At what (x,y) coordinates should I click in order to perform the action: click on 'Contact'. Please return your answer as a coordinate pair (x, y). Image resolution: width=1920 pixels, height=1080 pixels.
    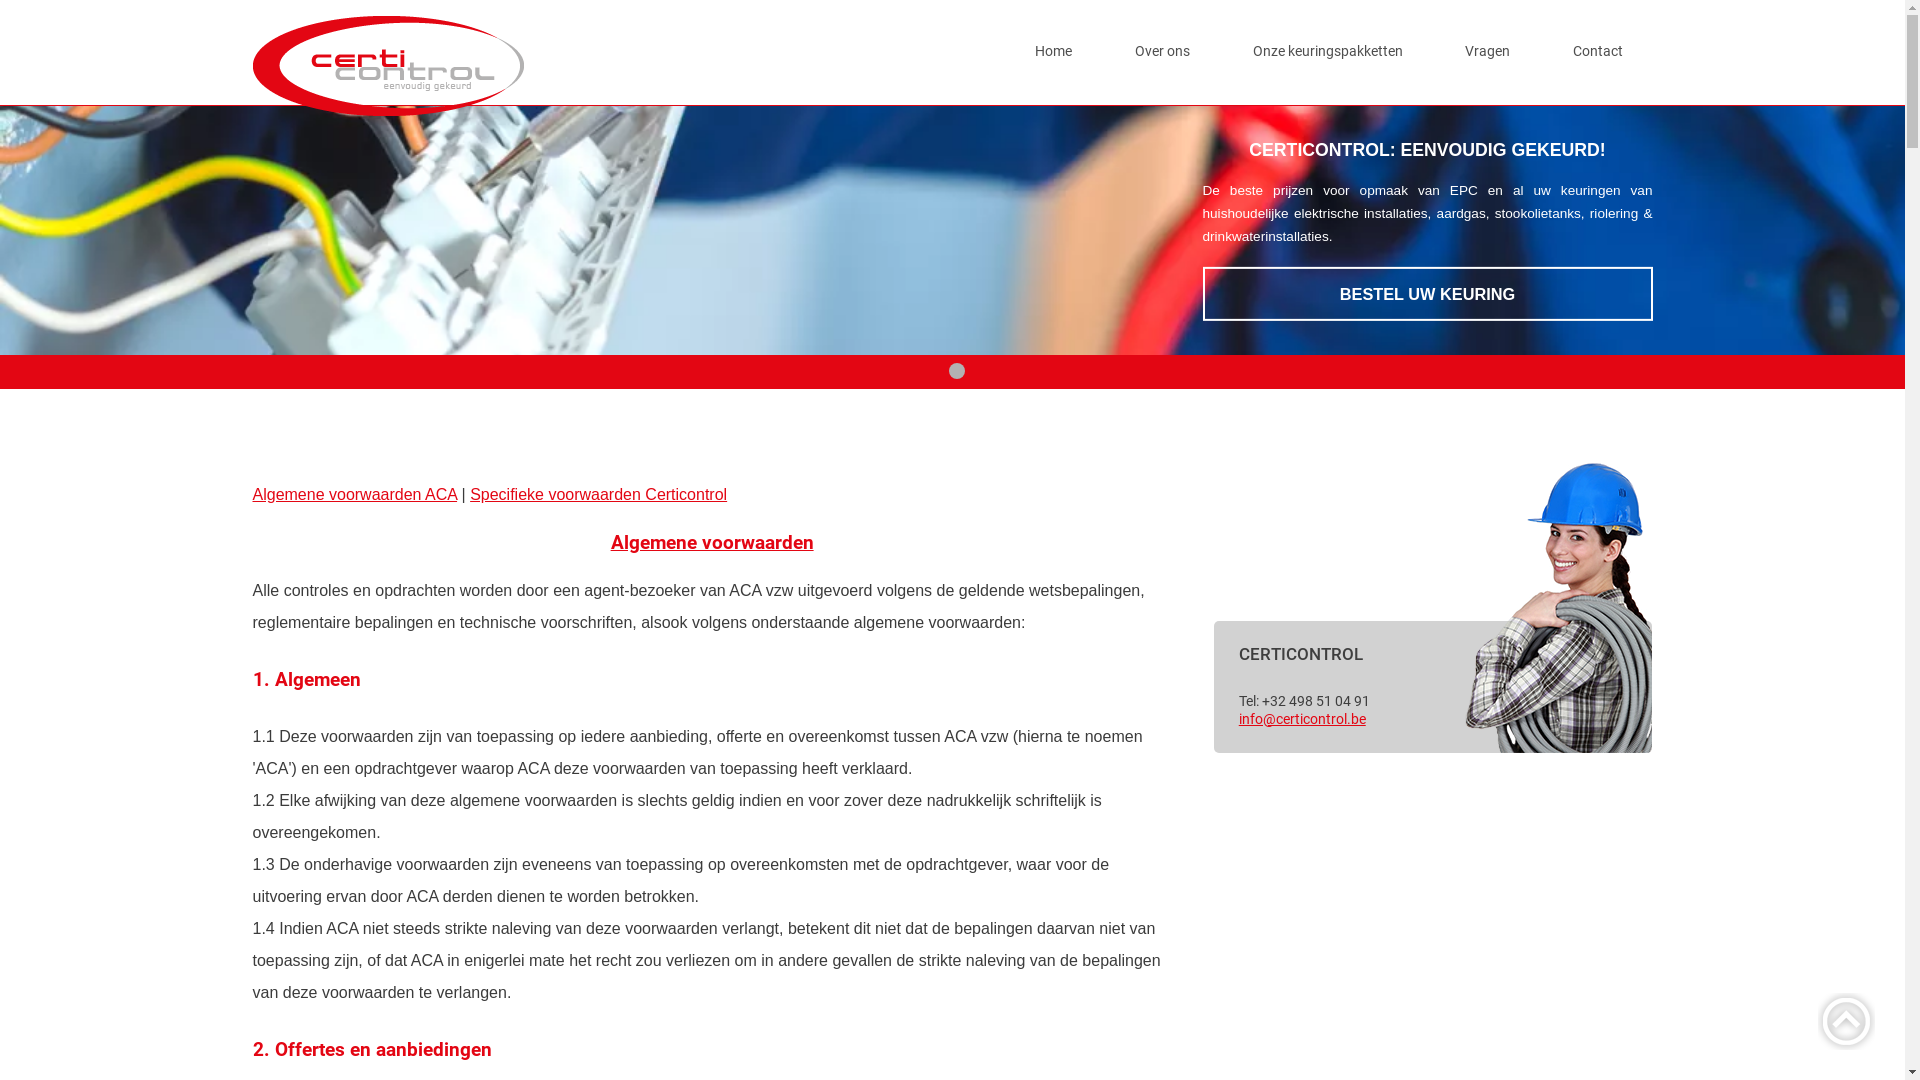
    Looking at the image, I should click on (1597, 50).